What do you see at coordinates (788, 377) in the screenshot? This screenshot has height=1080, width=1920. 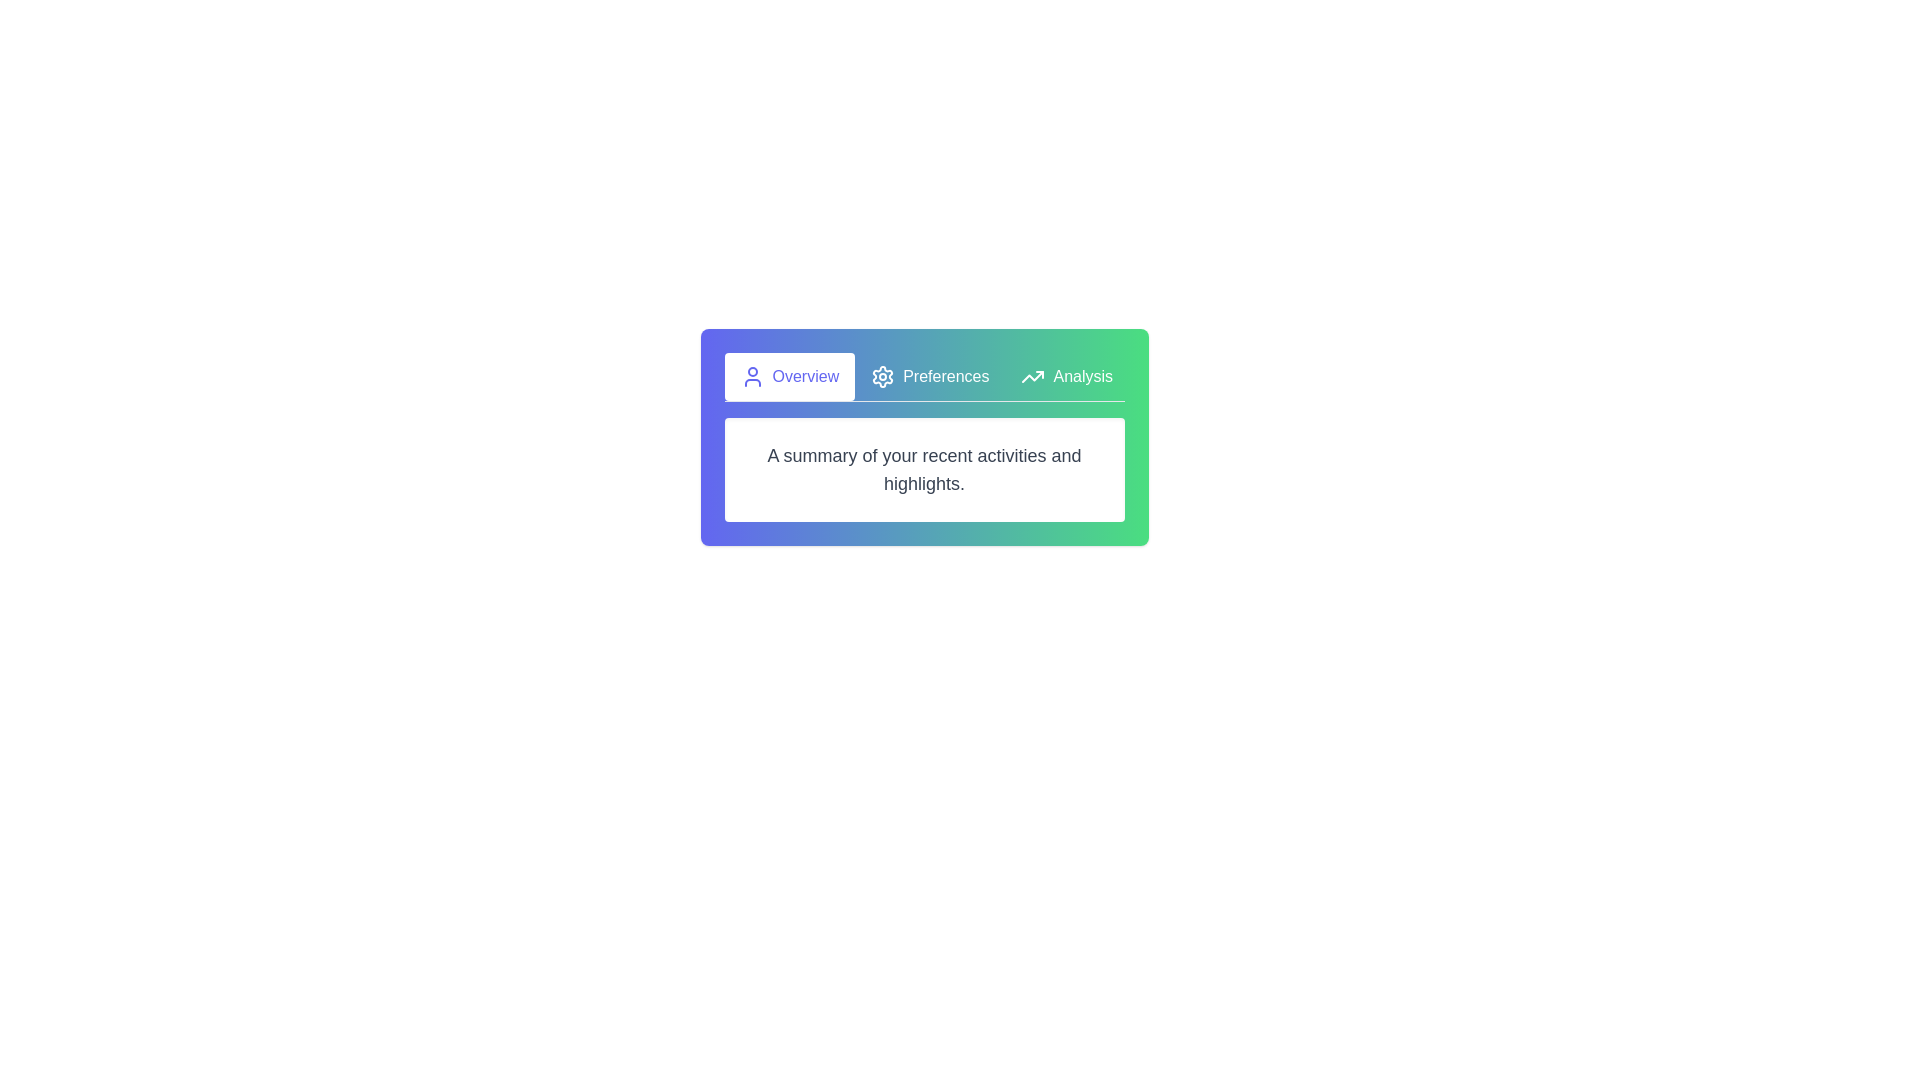 I see `the active tab to inspect its appearance` at bounding box center [788, 377].